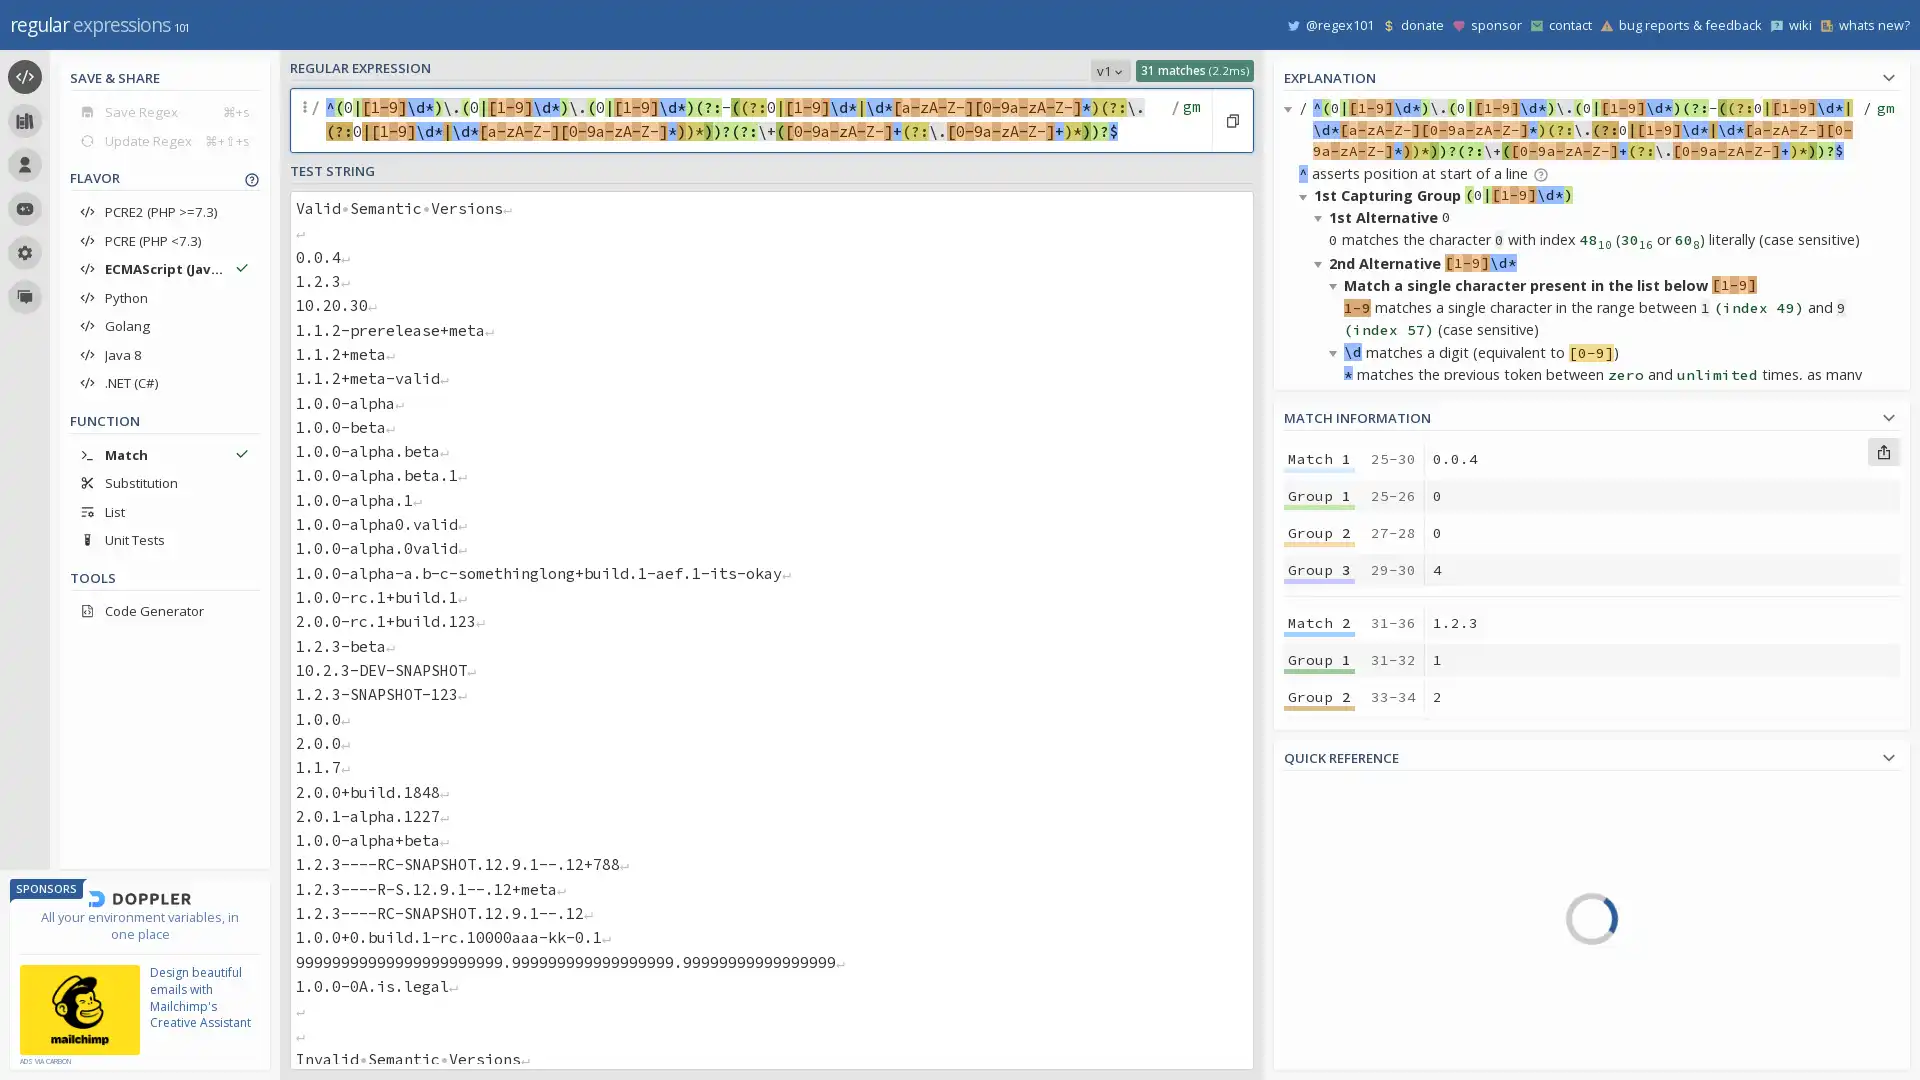 This screenshot has width=1920, height=1080. I want to click on Python, so click(164, 297).